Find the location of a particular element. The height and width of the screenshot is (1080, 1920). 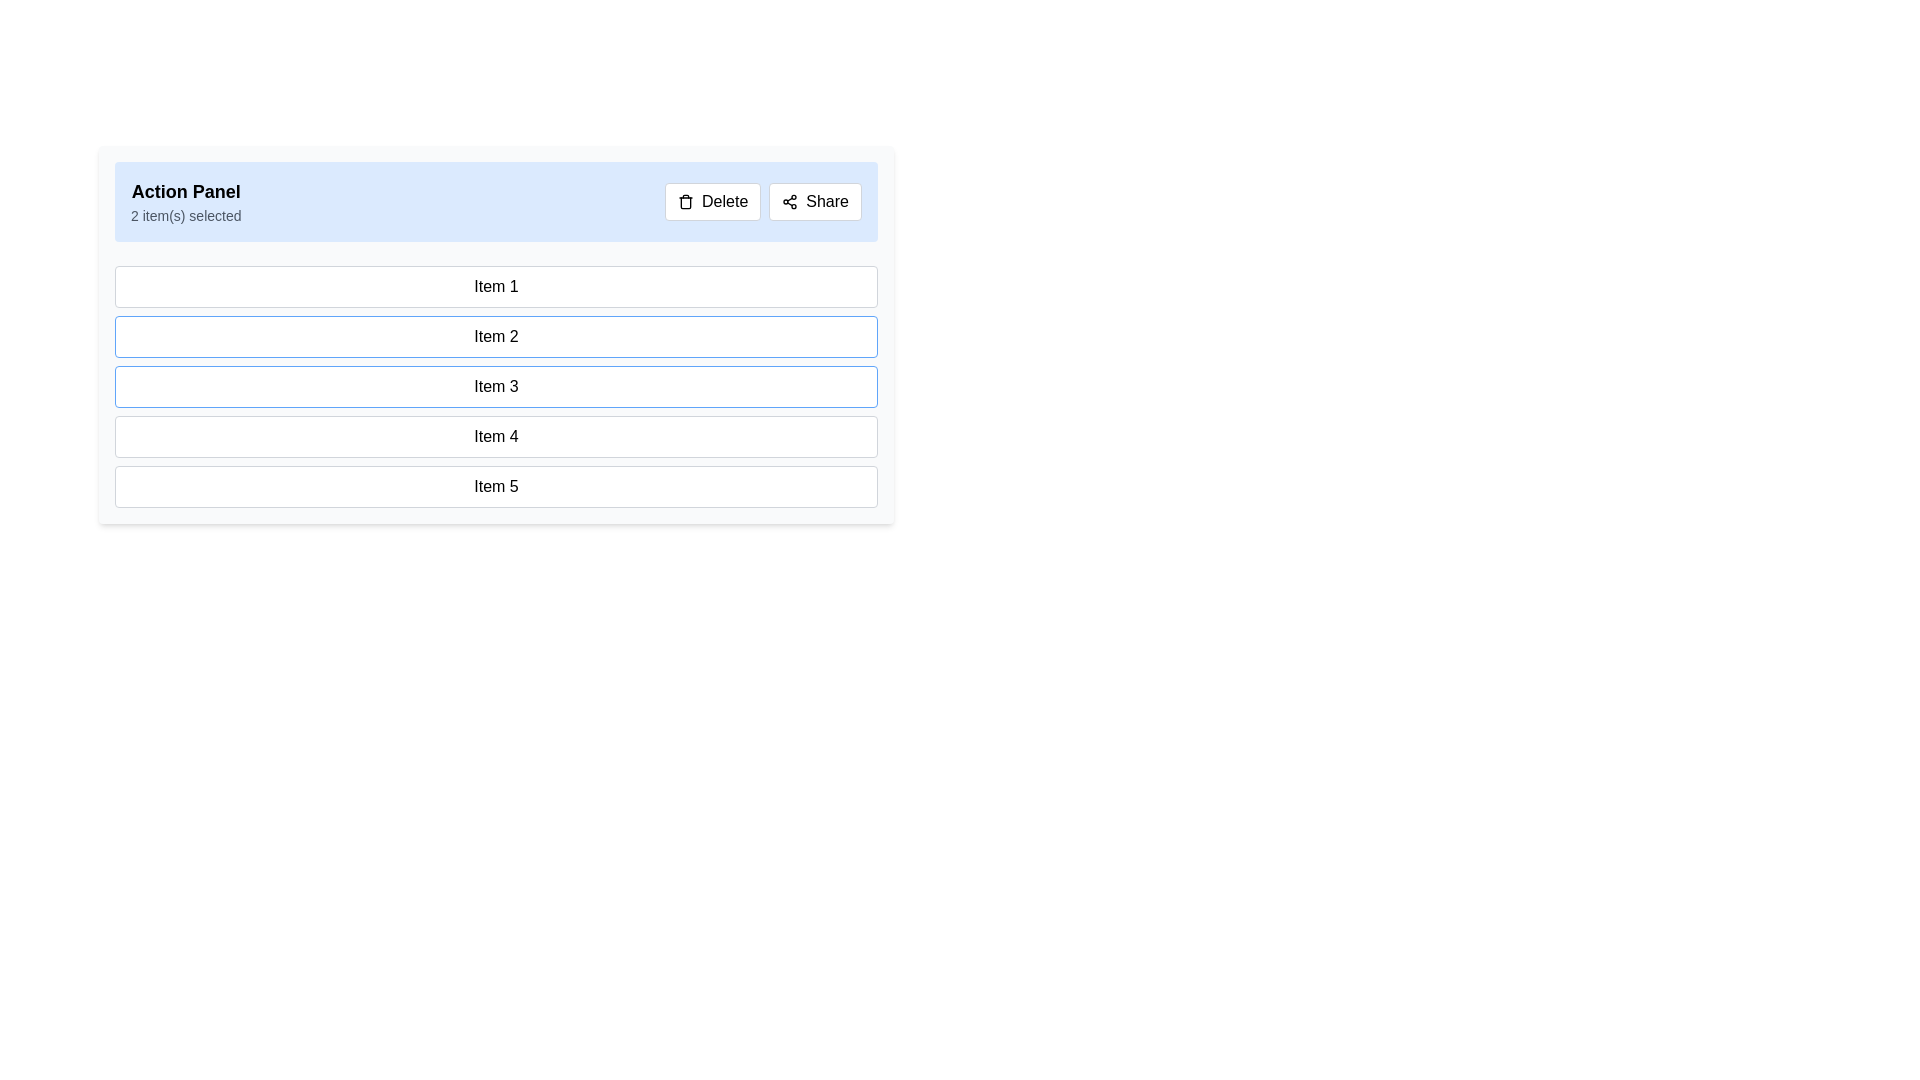

the trash bin icon located is located at coordinates (686, 203).